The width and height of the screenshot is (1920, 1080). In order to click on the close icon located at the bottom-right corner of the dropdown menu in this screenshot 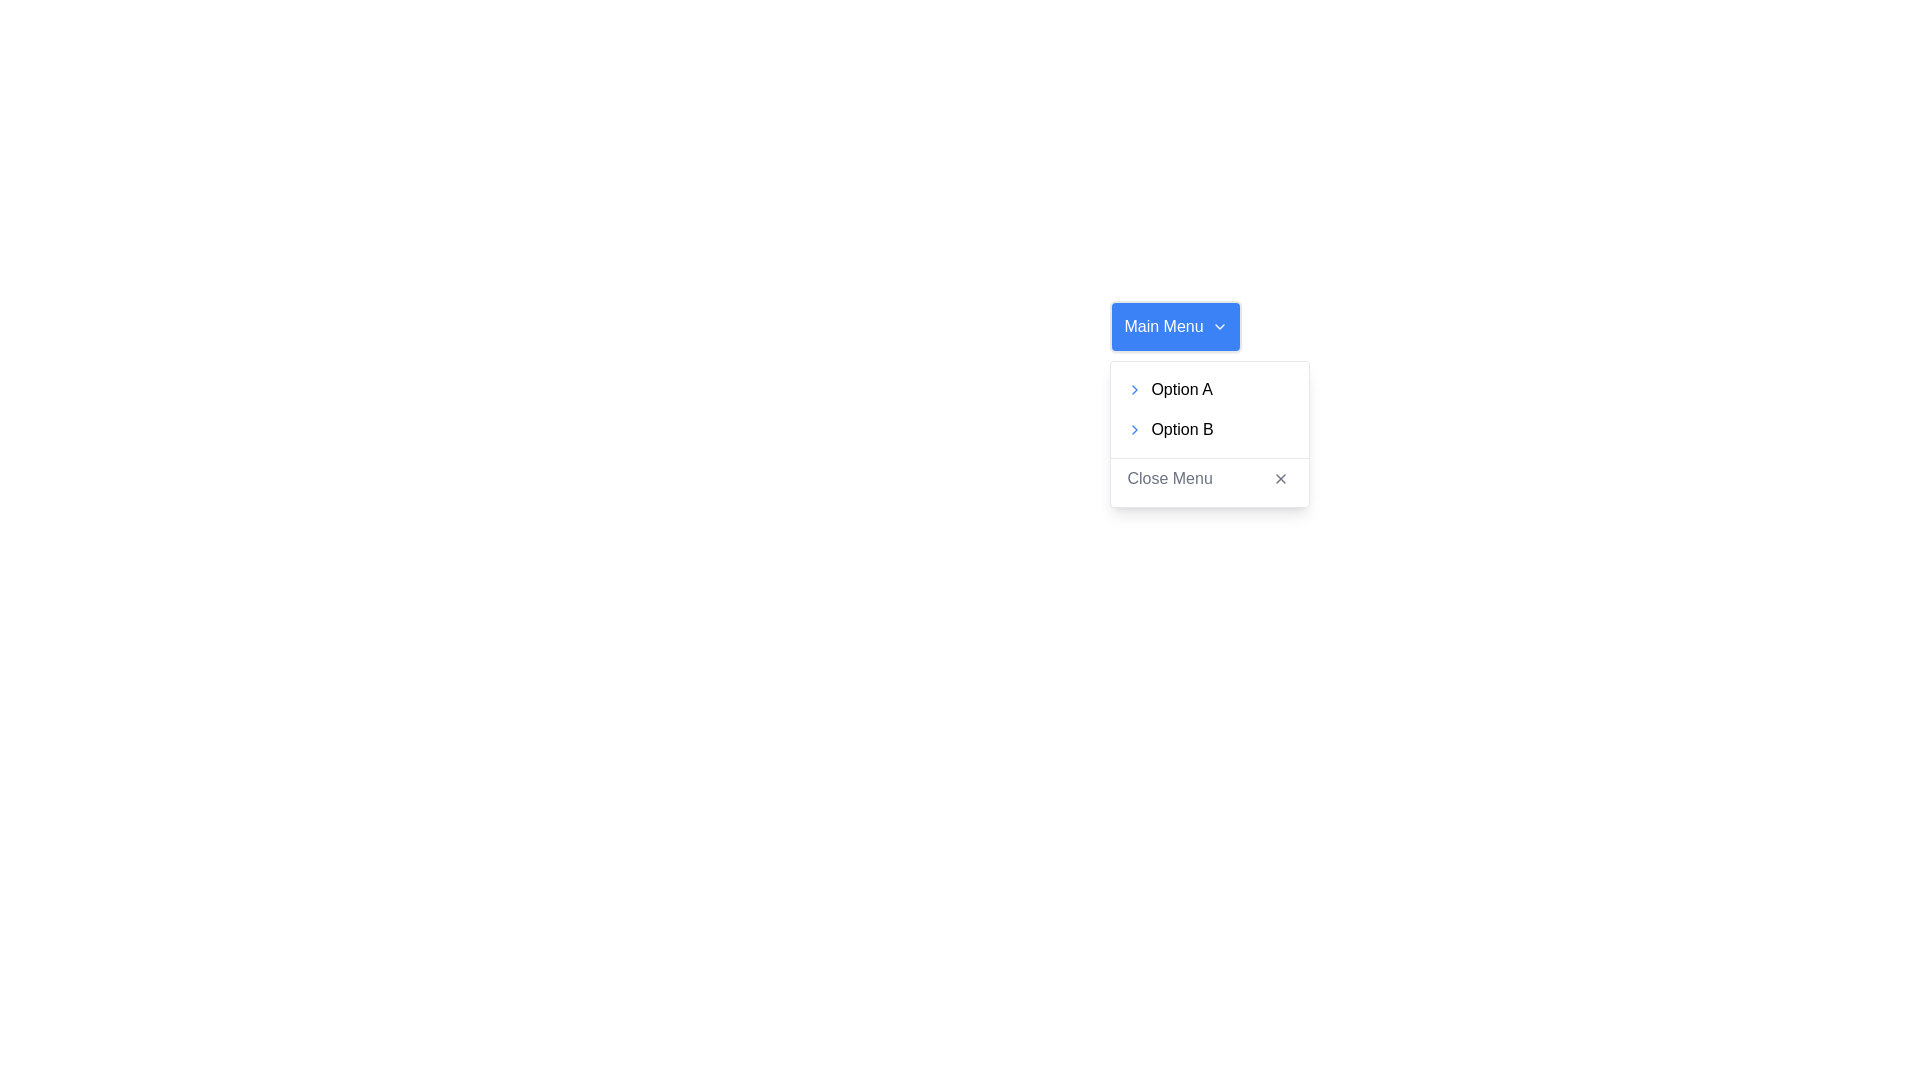, I will do `click(1281, 478)`.